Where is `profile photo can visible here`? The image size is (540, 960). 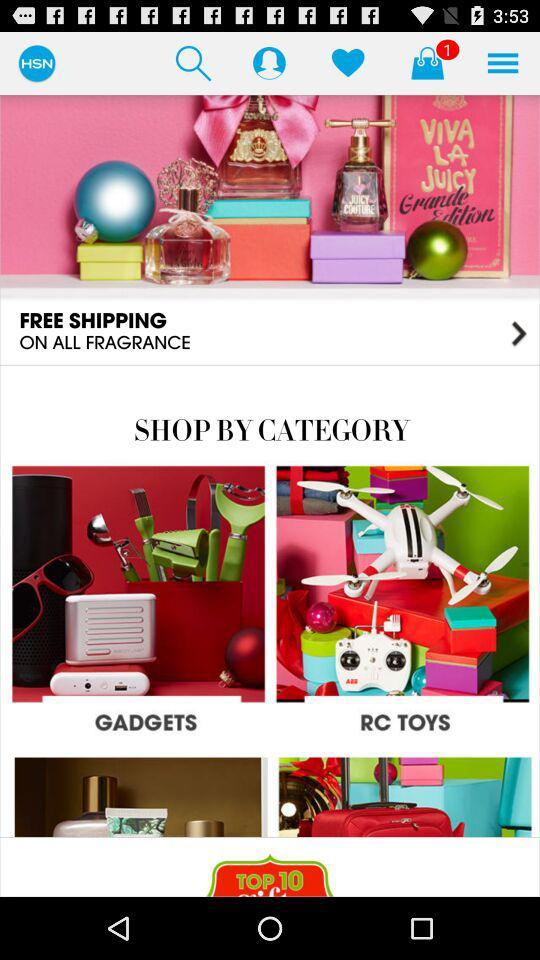 profile photo can visible here is located at coordinates (269, 62).